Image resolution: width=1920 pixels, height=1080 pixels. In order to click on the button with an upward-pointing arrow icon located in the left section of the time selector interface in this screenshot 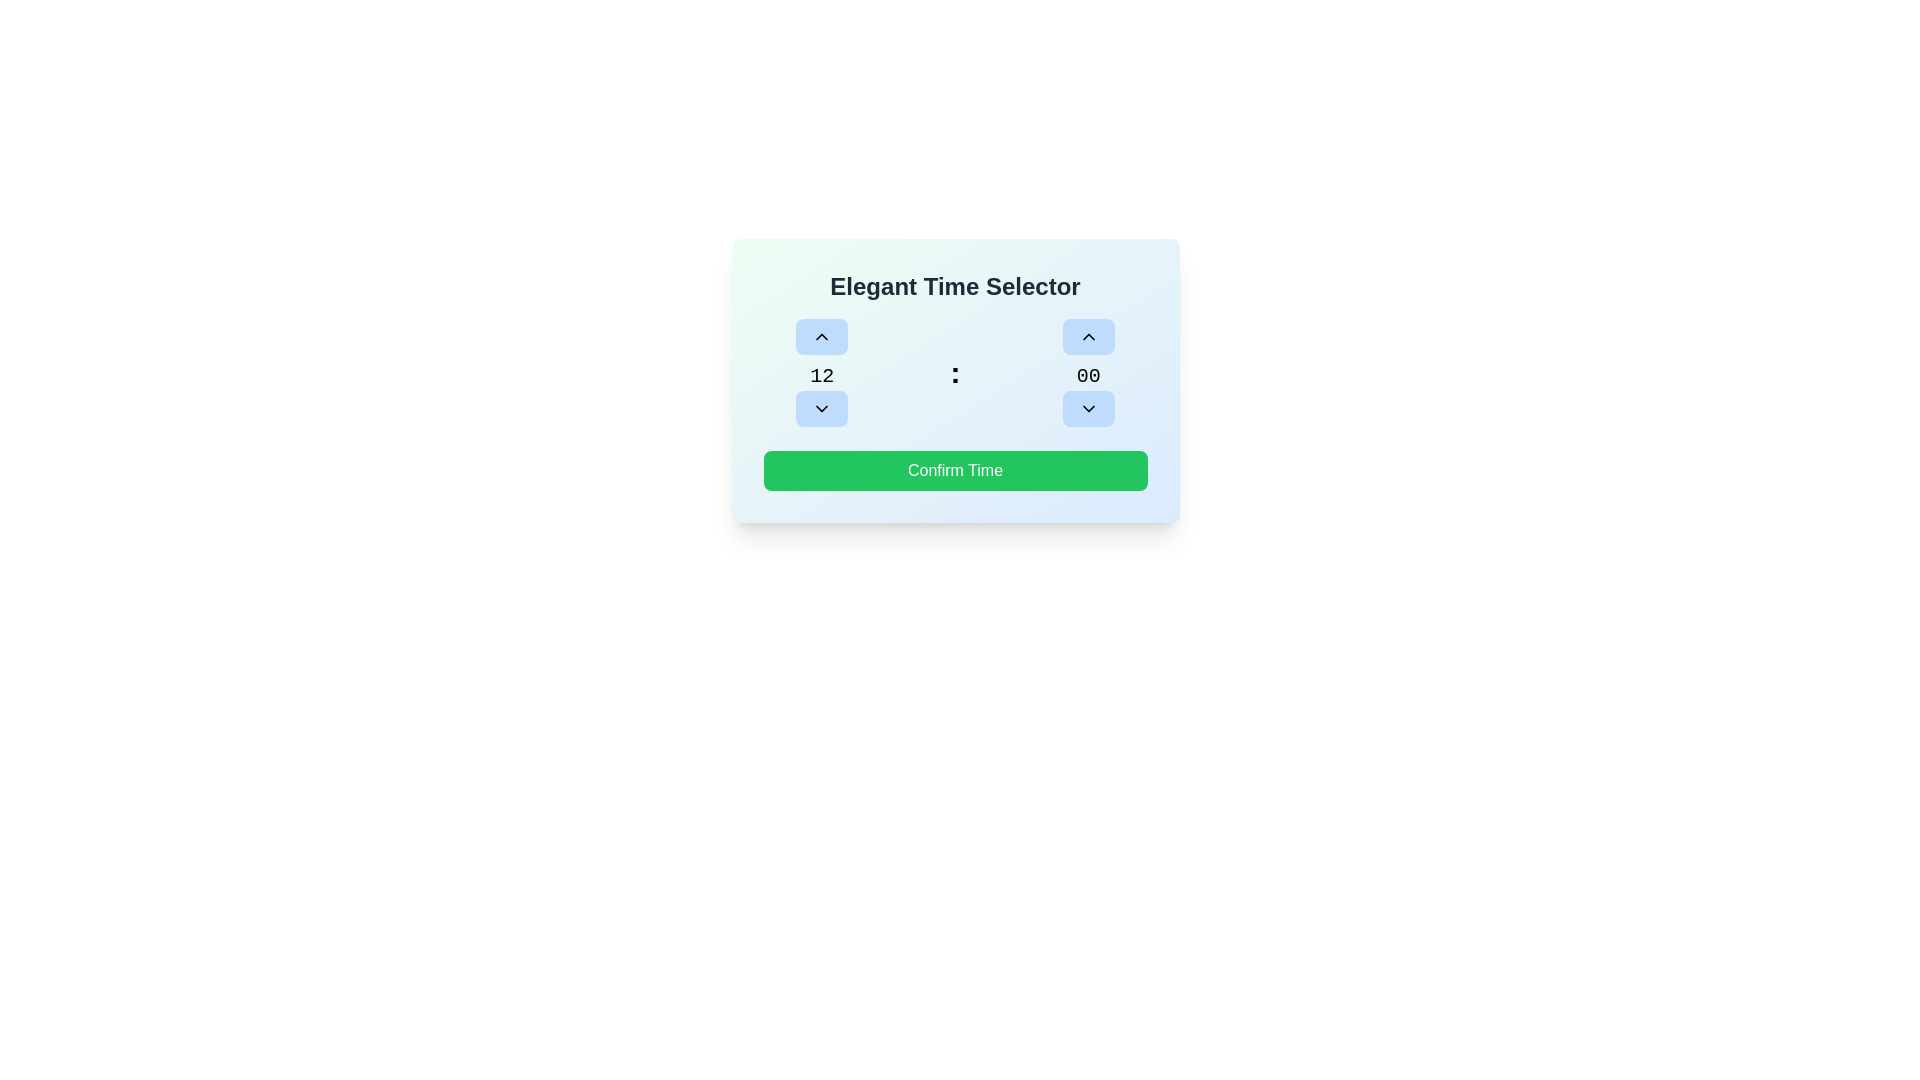, I will do `click(822, 335)`.